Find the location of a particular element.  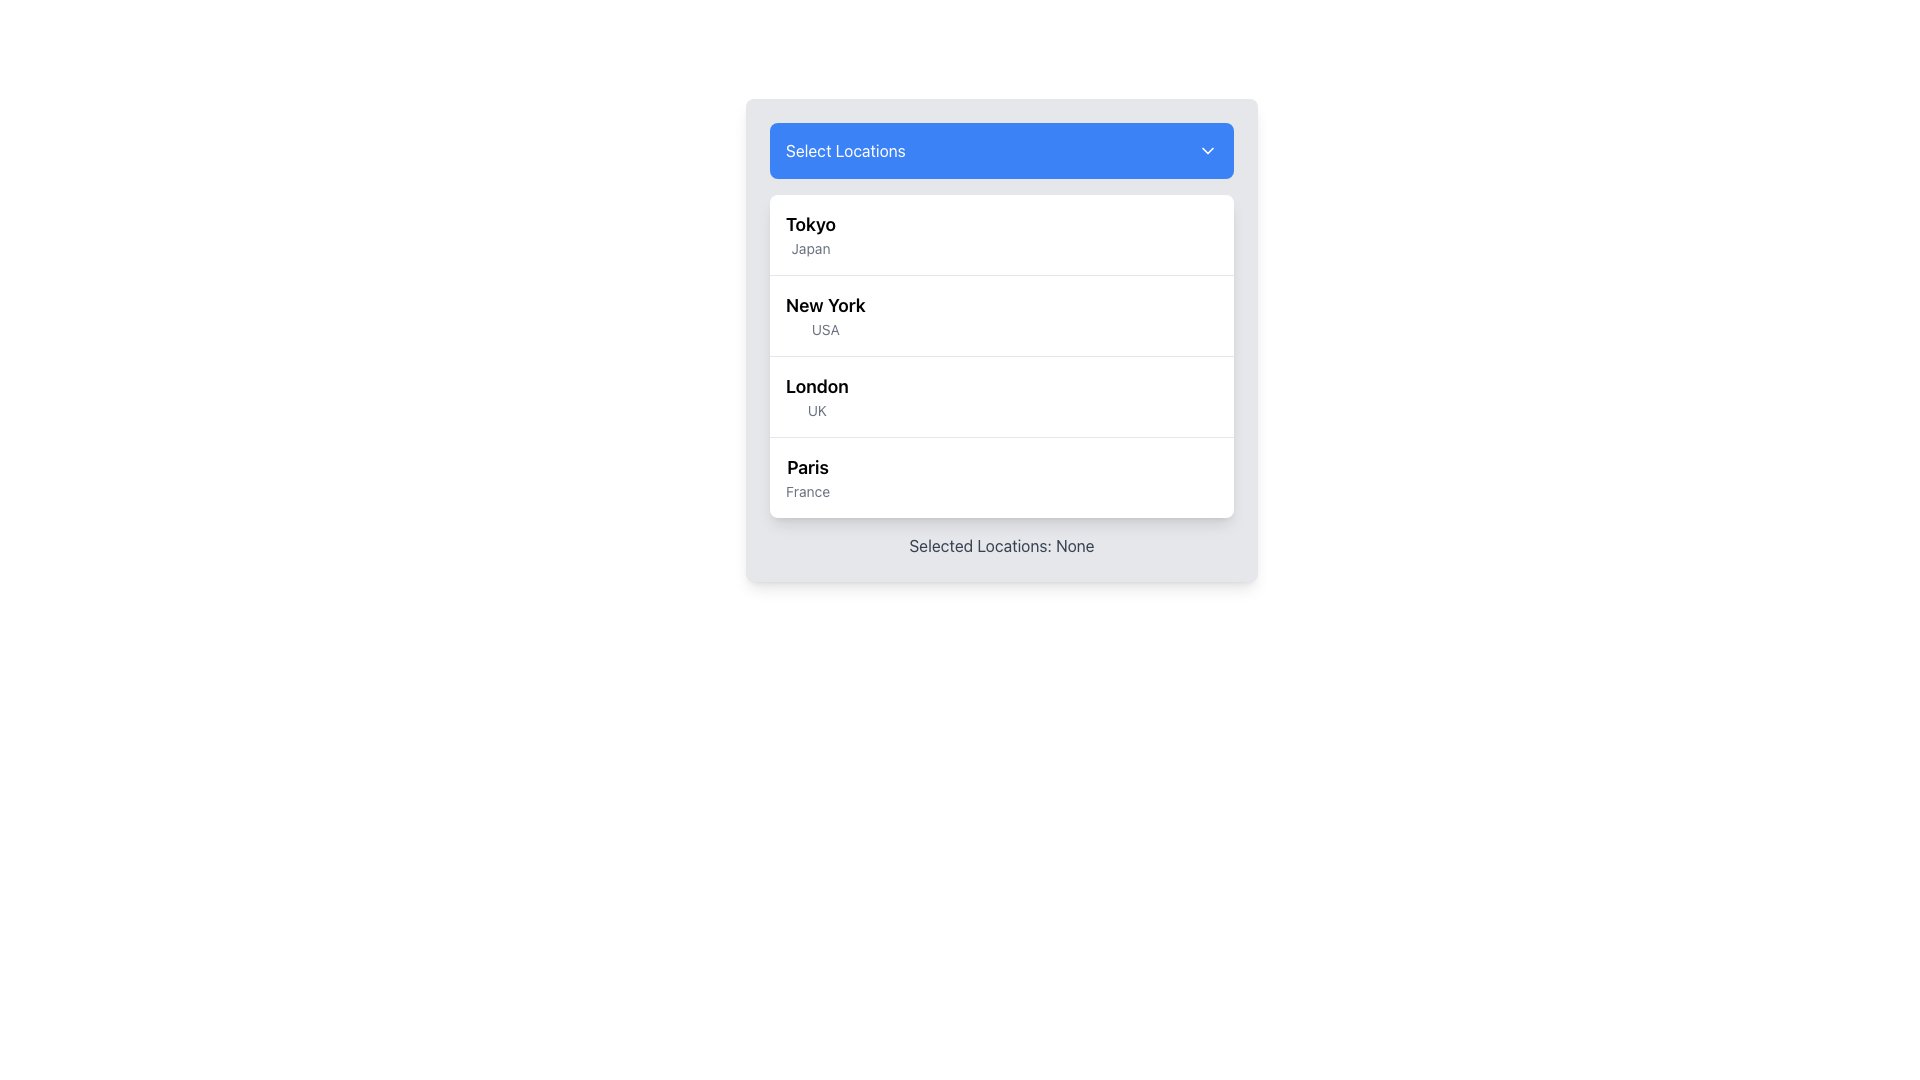

the first selectable list item displaying 'Tokyo' is located at coordinates (1002, 234).